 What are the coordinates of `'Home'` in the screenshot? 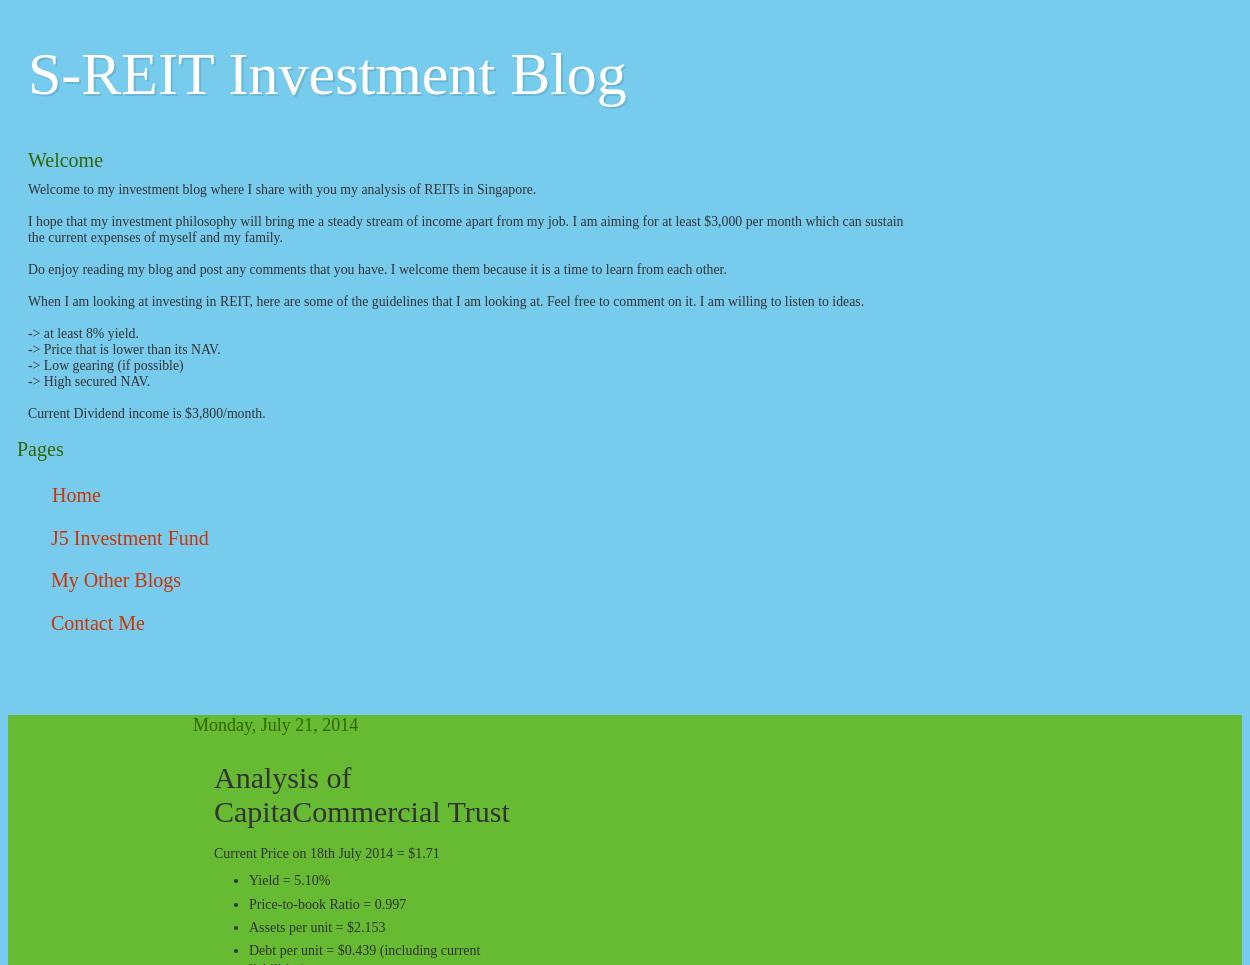 It's located at (52, 495).